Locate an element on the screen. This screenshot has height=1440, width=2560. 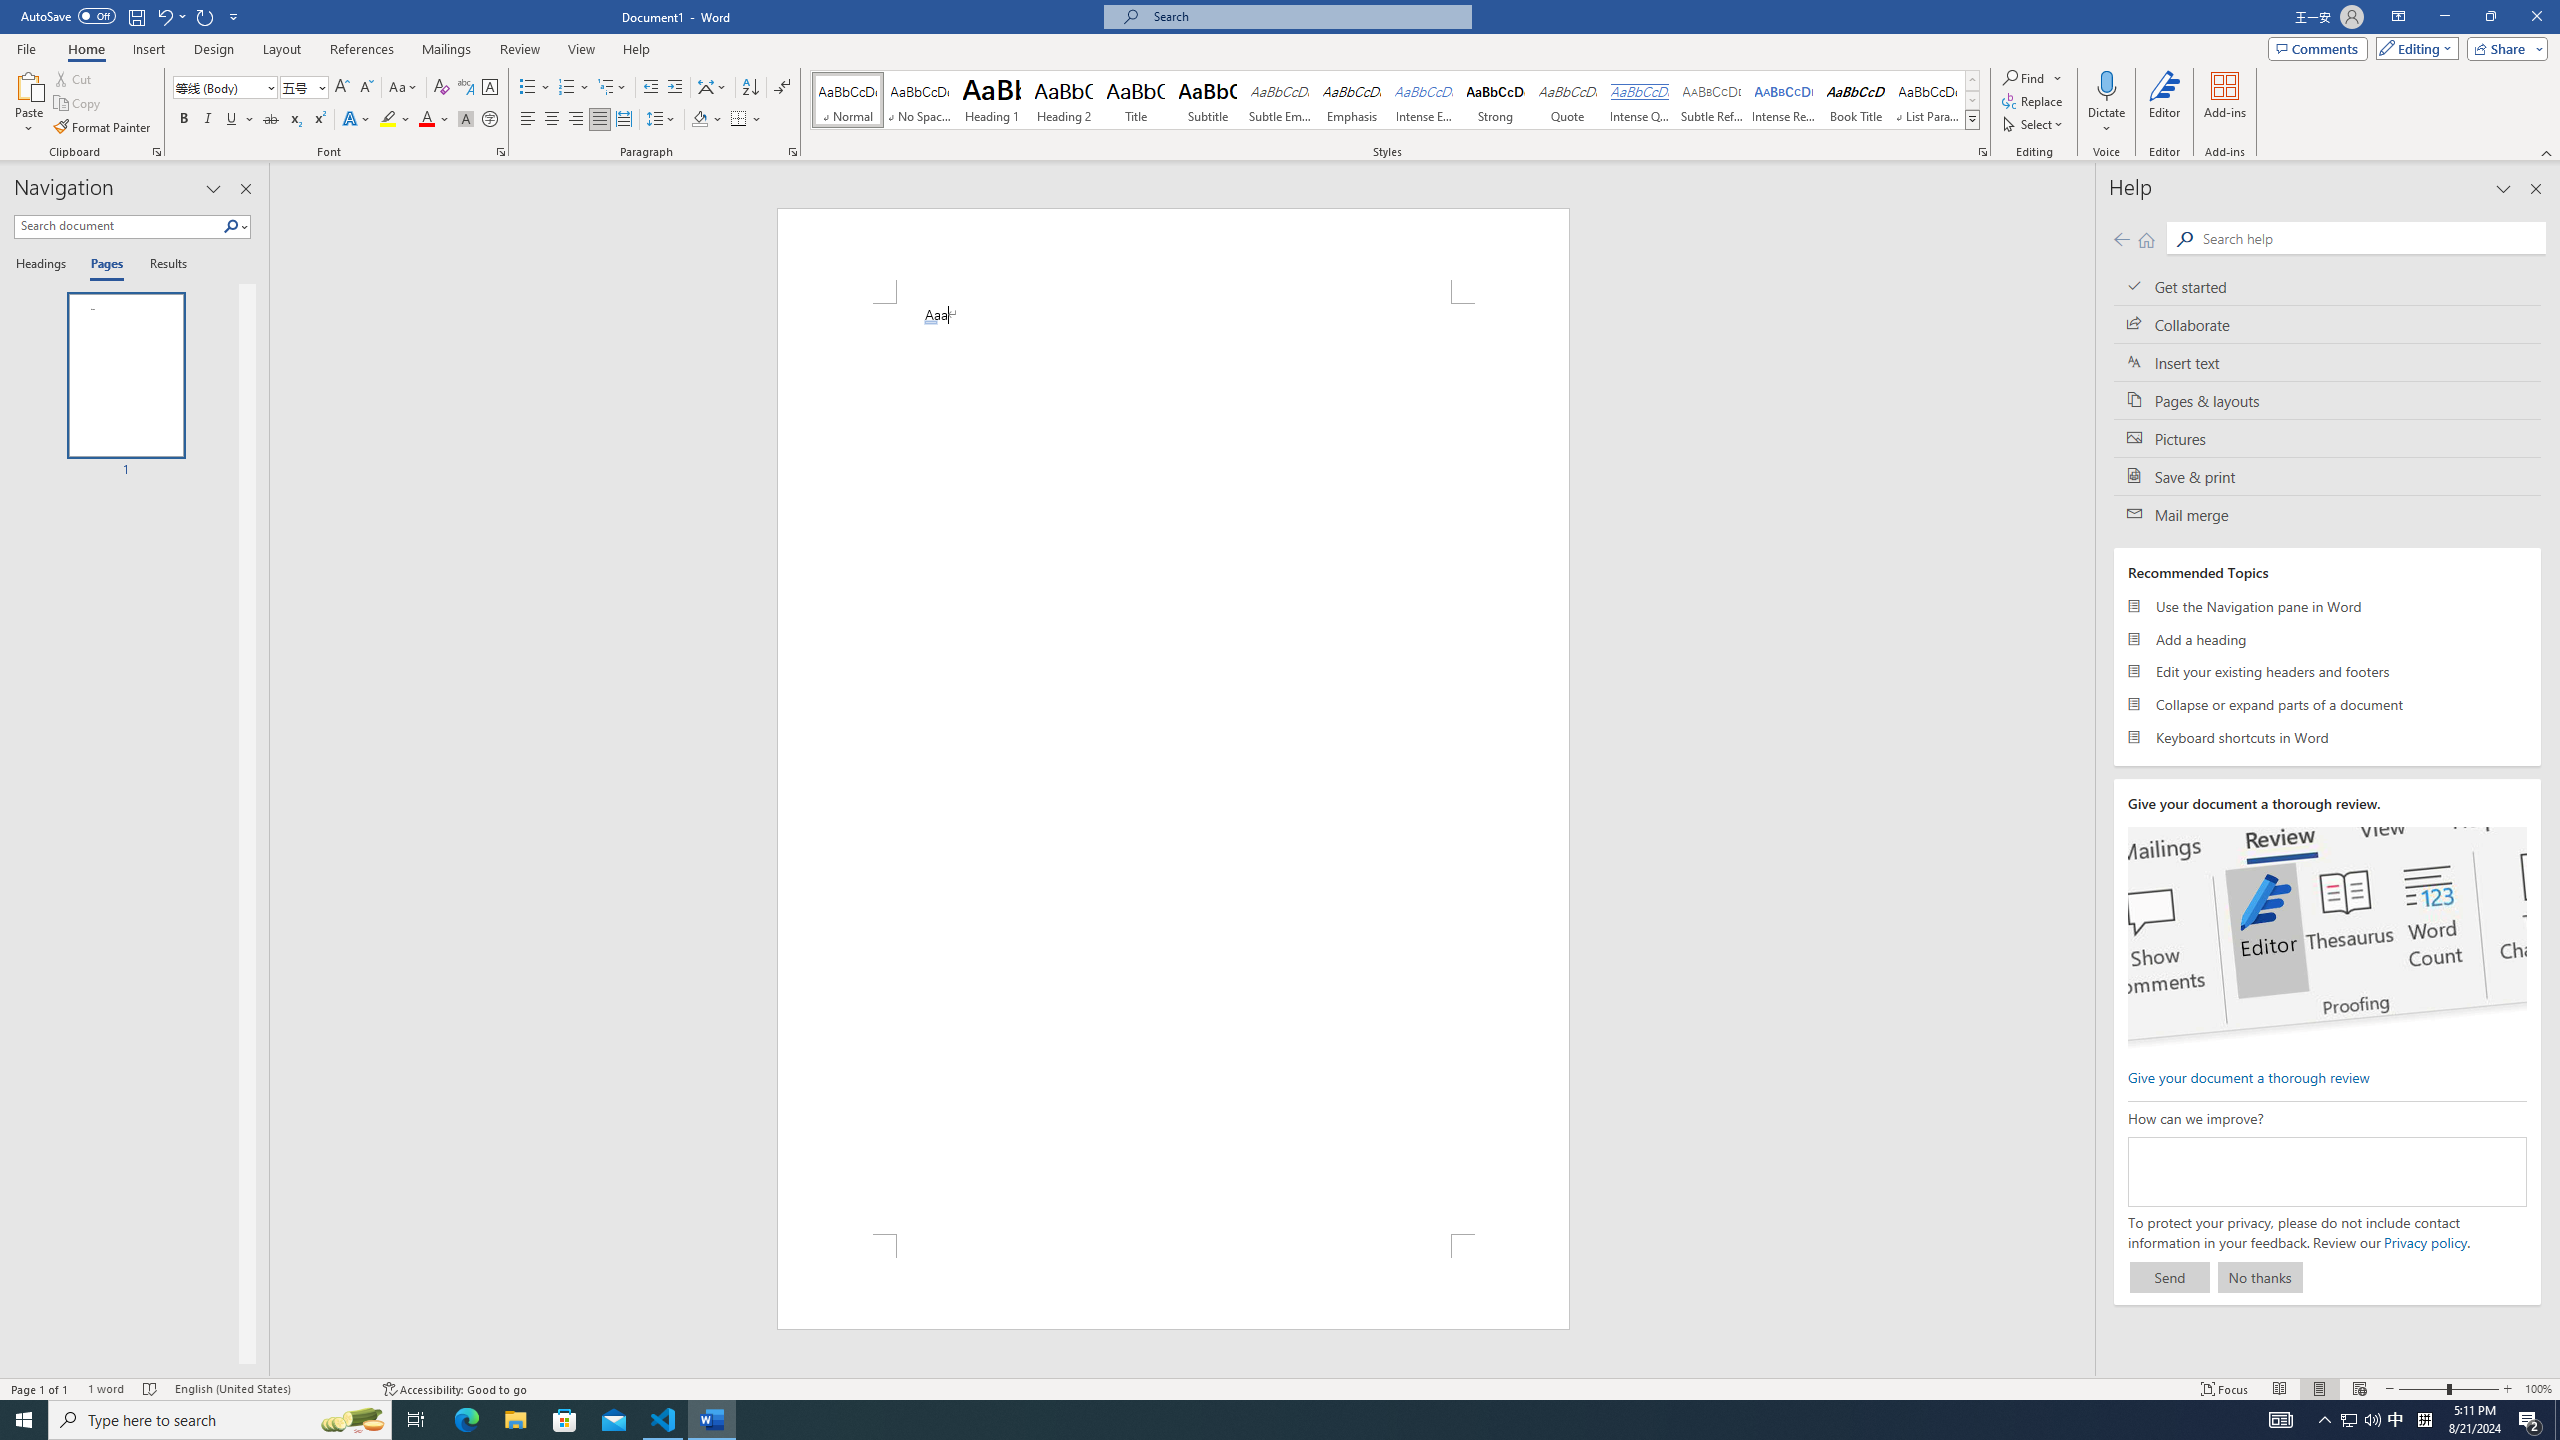
'Styles' is located at coordinates (1972, 118).